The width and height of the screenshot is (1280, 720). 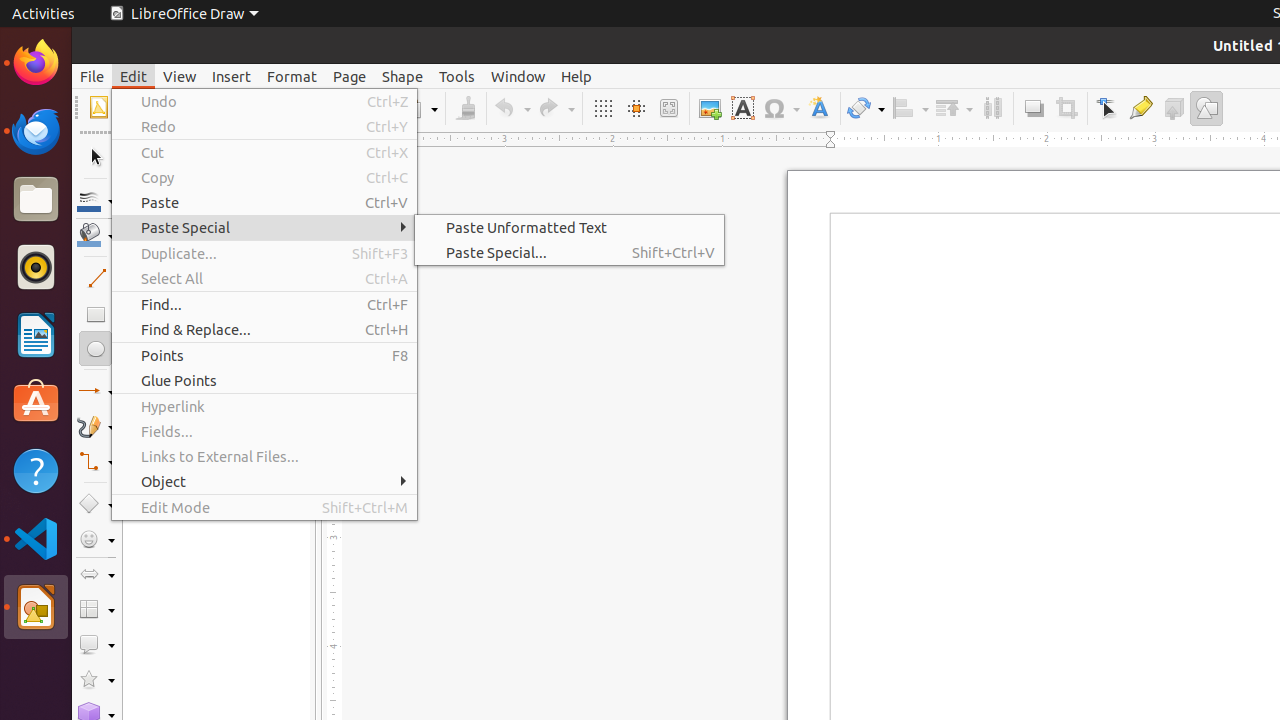 I want to click on 'LibreOffice Draw', so click(x=183, y=13).